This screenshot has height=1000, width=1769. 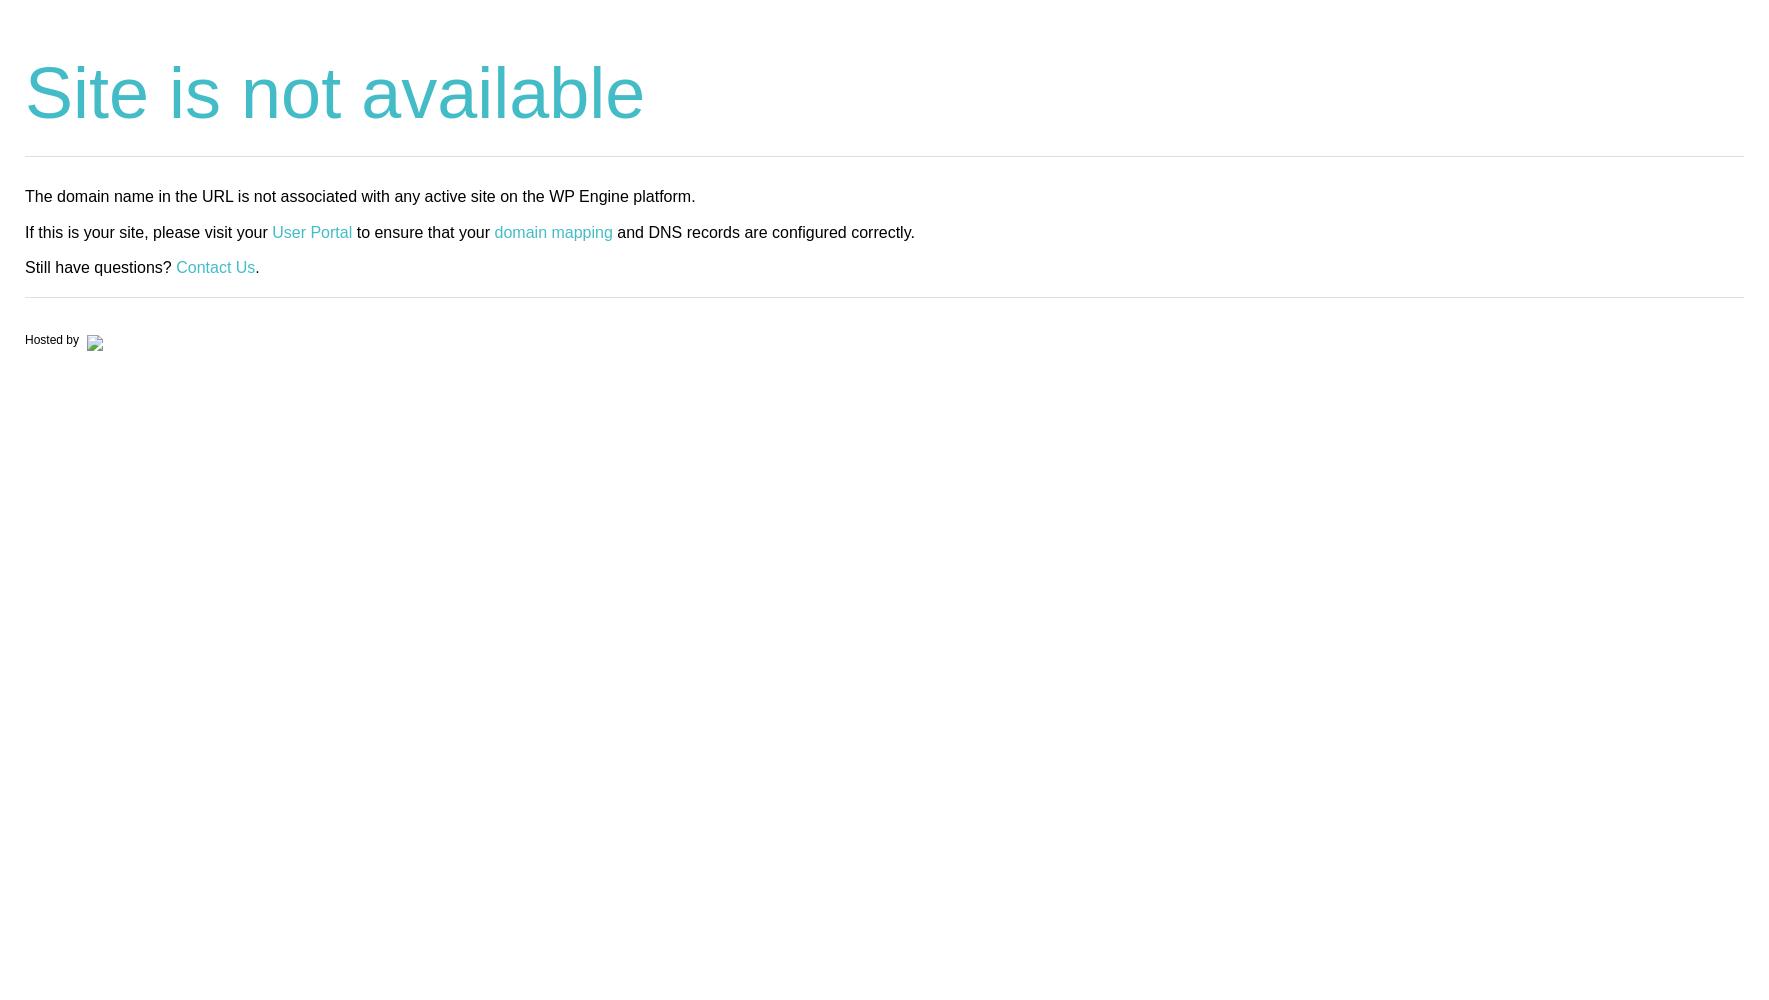 I want to click on 'and DNS records are
        configured correctly.', so click(x=612, y=230).